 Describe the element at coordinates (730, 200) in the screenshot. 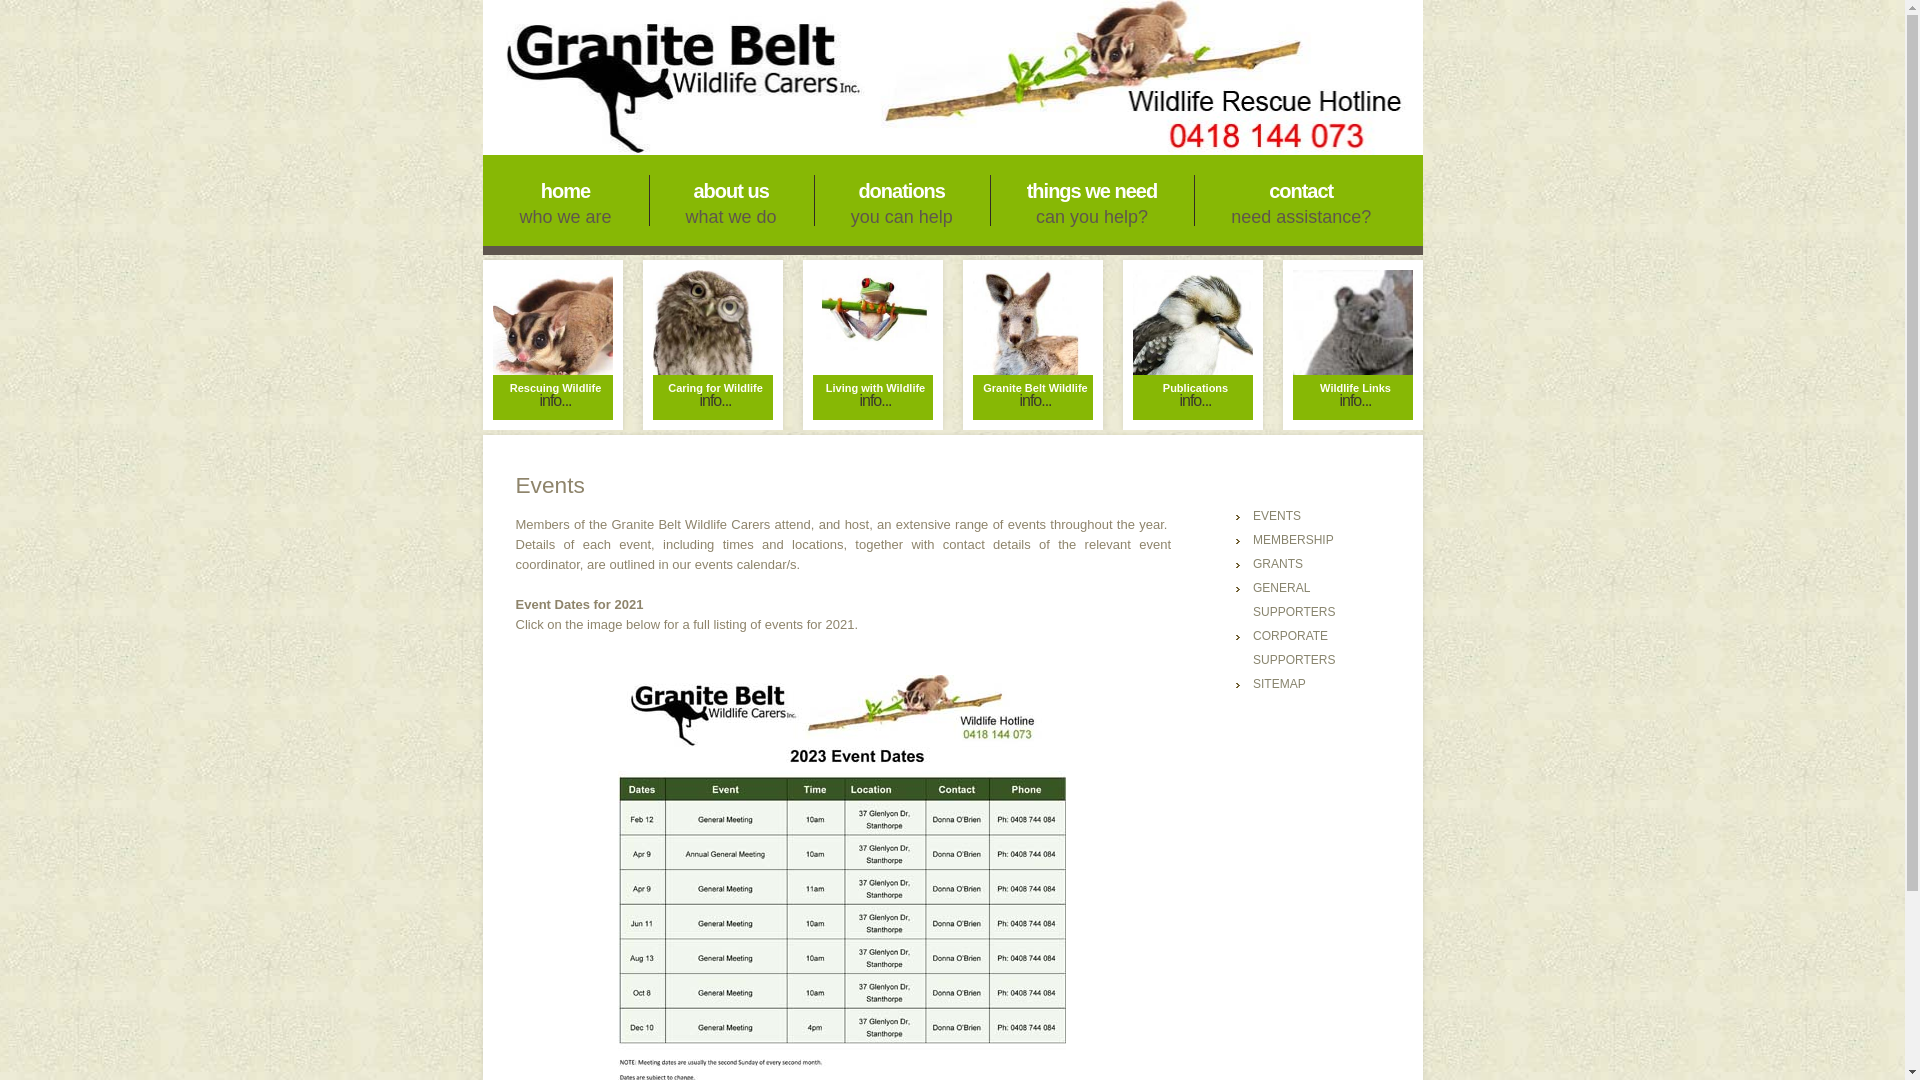

I see `'about us` at that location.